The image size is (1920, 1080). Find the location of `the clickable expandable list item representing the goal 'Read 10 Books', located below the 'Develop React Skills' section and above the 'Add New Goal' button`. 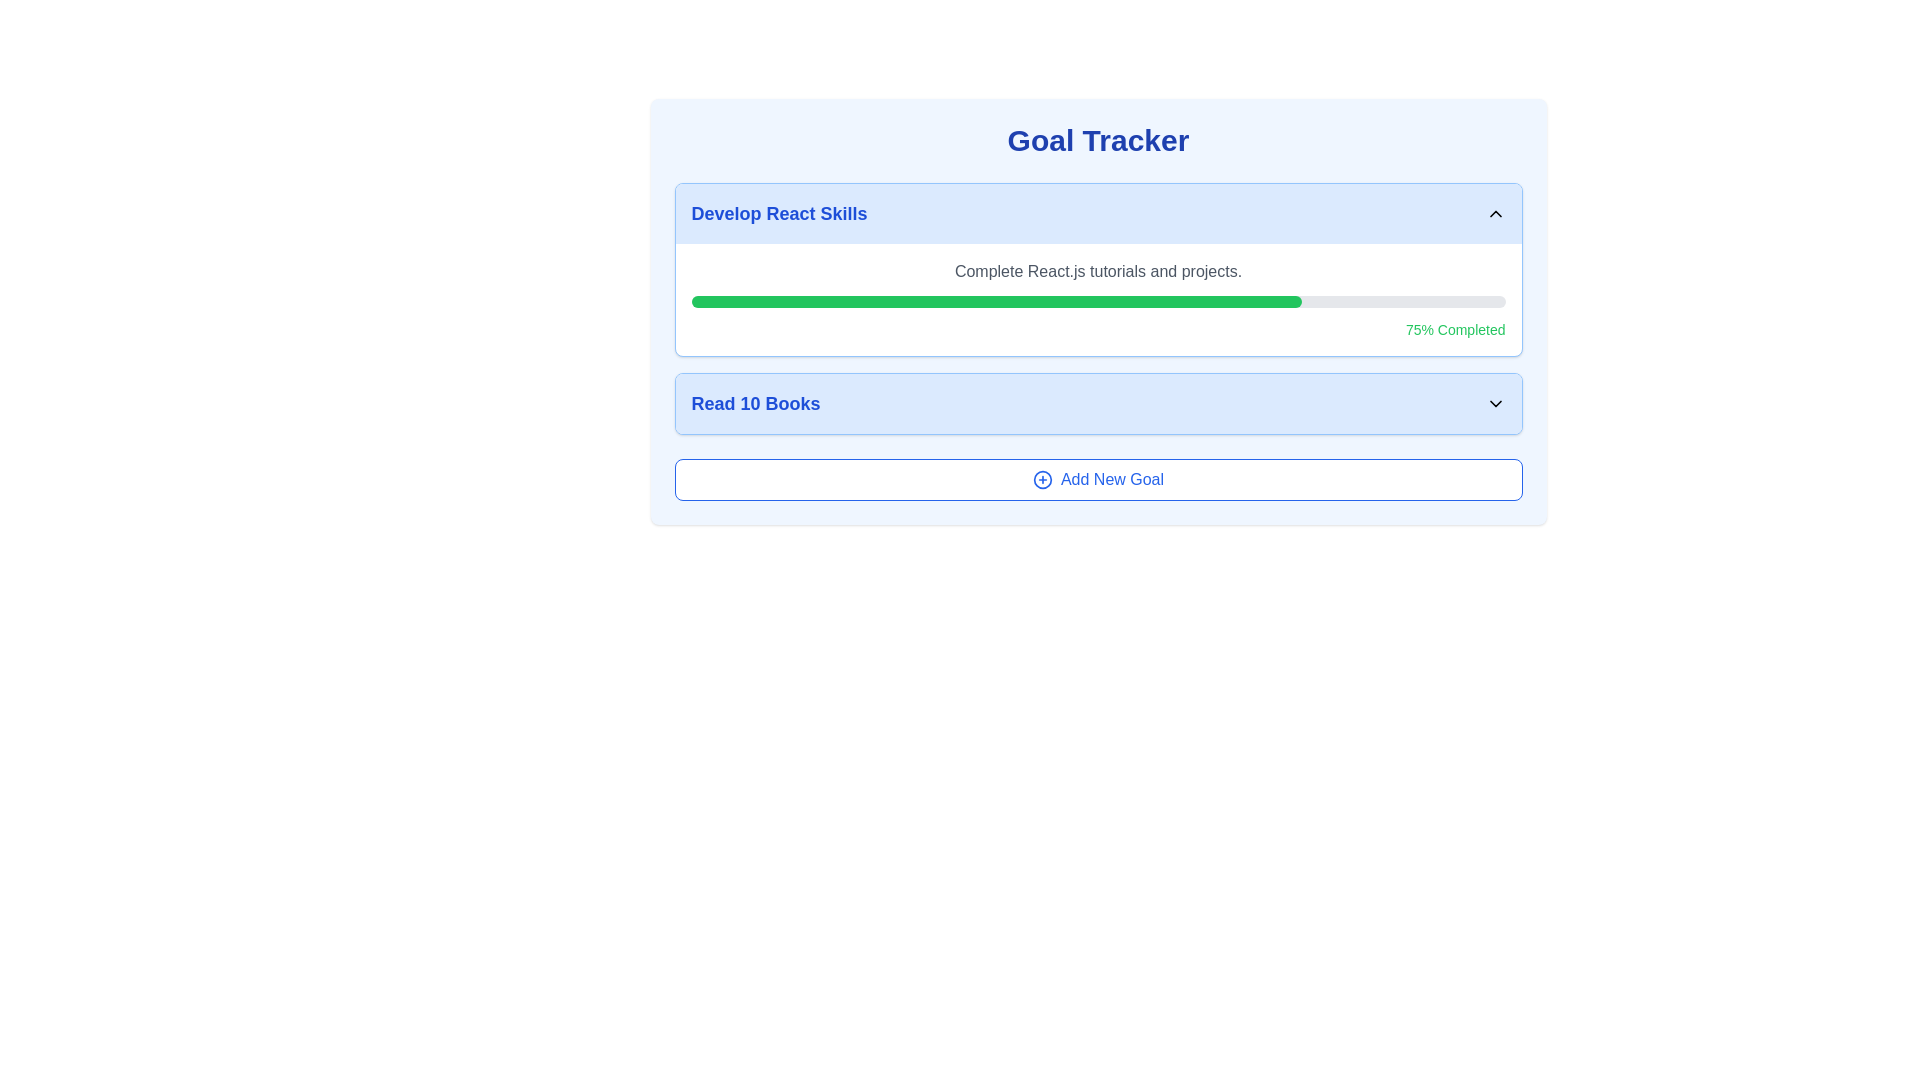

the clickable expandable list item representing the goal 'Read 10 Books', located below the 'Develop React Skills' section and above the 'Add New Goal' button is located at coordinates (1097, 404).